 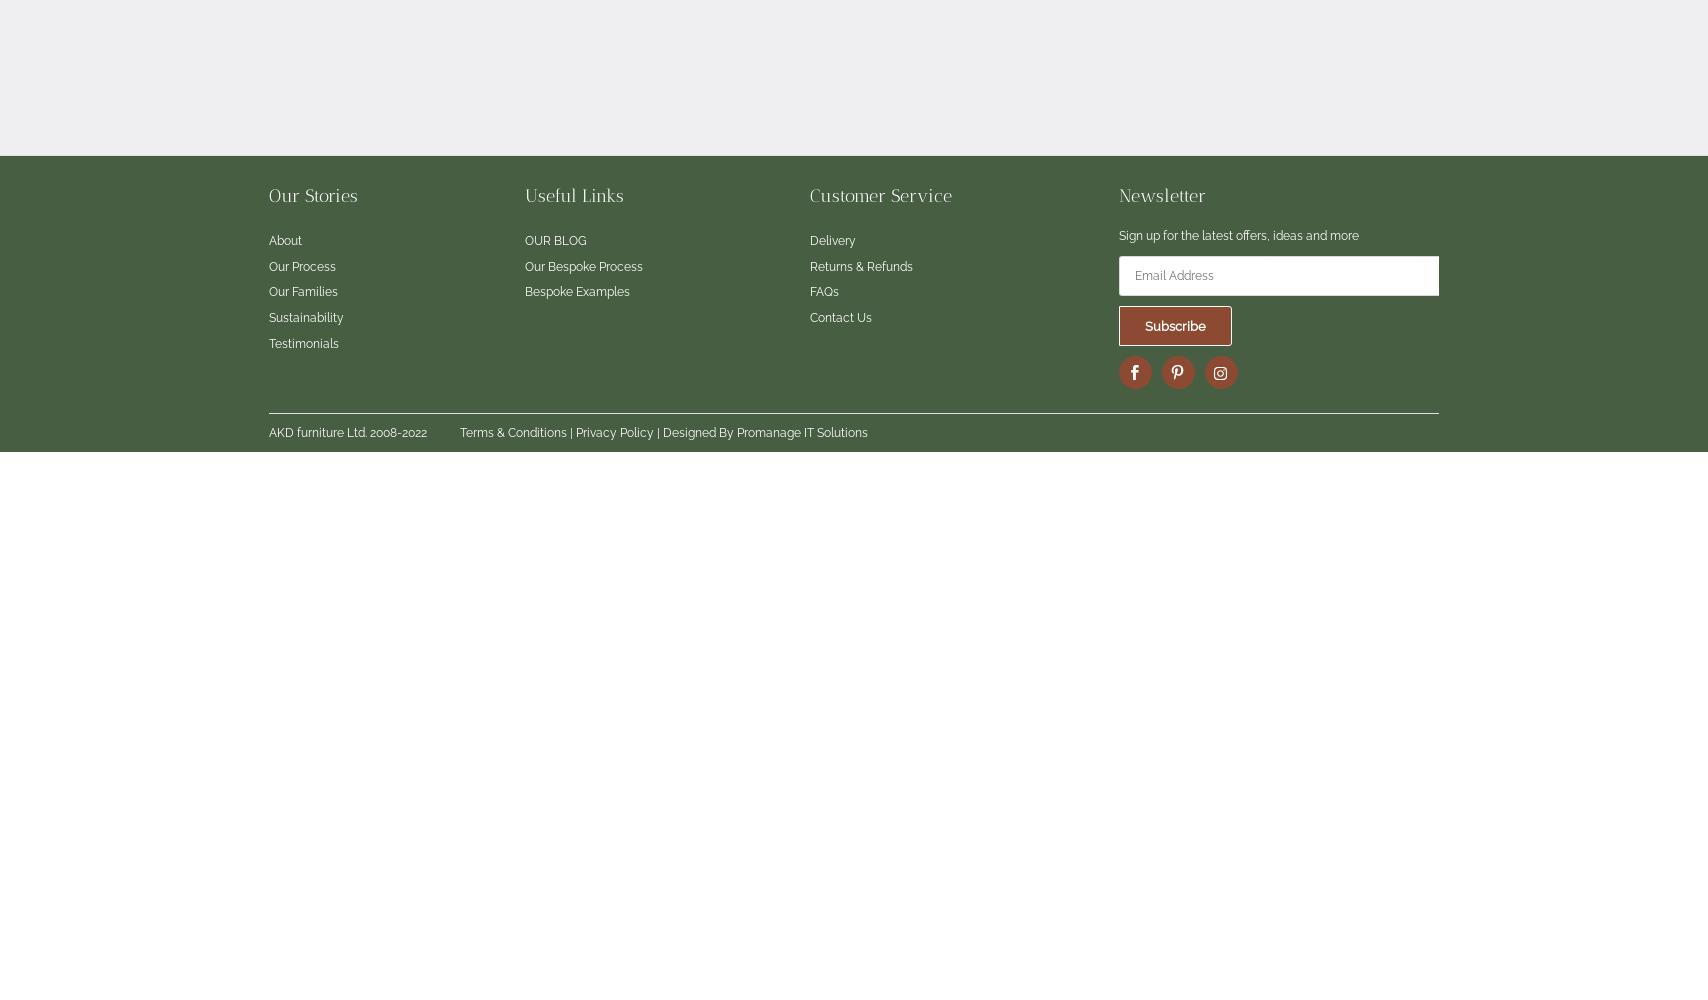 I want to click on 'Our Bespoke Process', so click(x=525, y=266).